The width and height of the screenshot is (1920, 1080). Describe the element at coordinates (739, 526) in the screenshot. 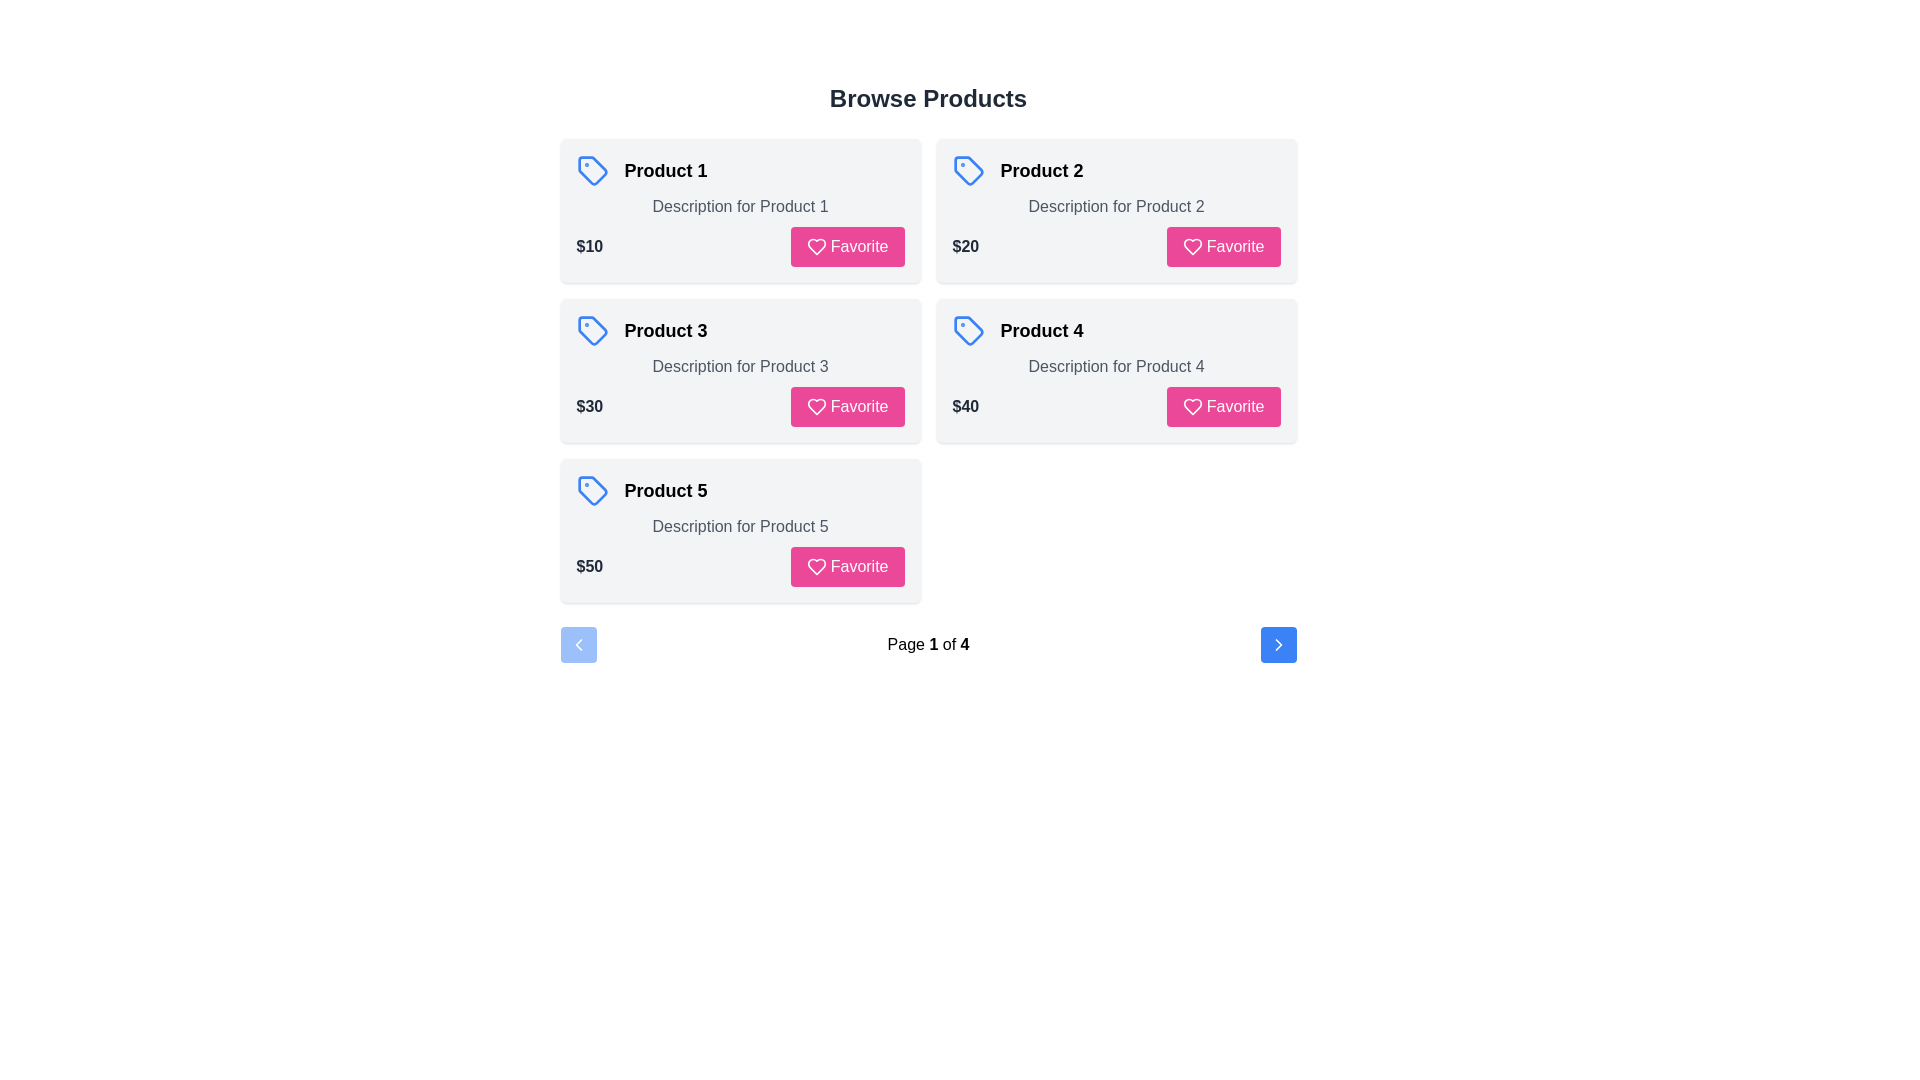

I see `the text-only descriptive label located under the header 'Product 5' in the bottom-left card of the 2x3 grid layout` at that location.